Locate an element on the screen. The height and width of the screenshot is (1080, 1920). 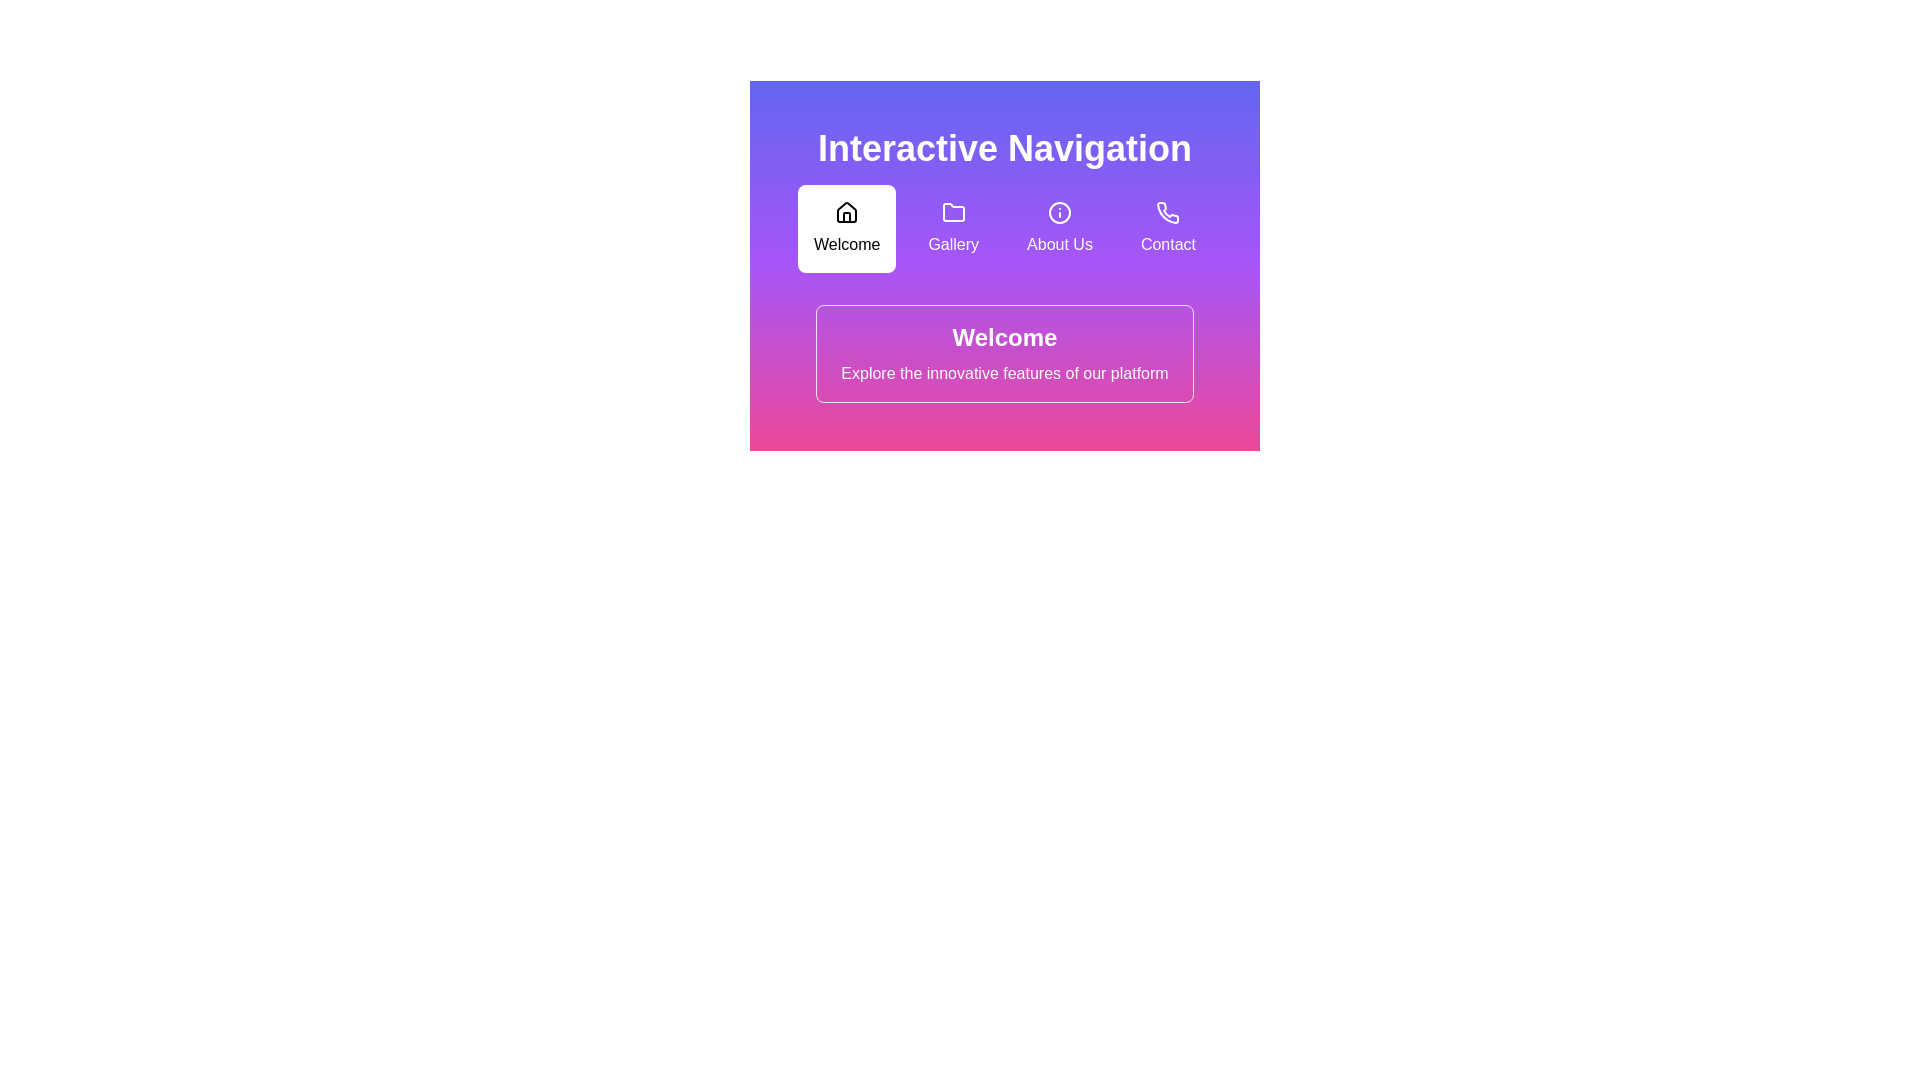
the circular 'About Us' button with an 'i' icon is located at coordinates (1059, 227).